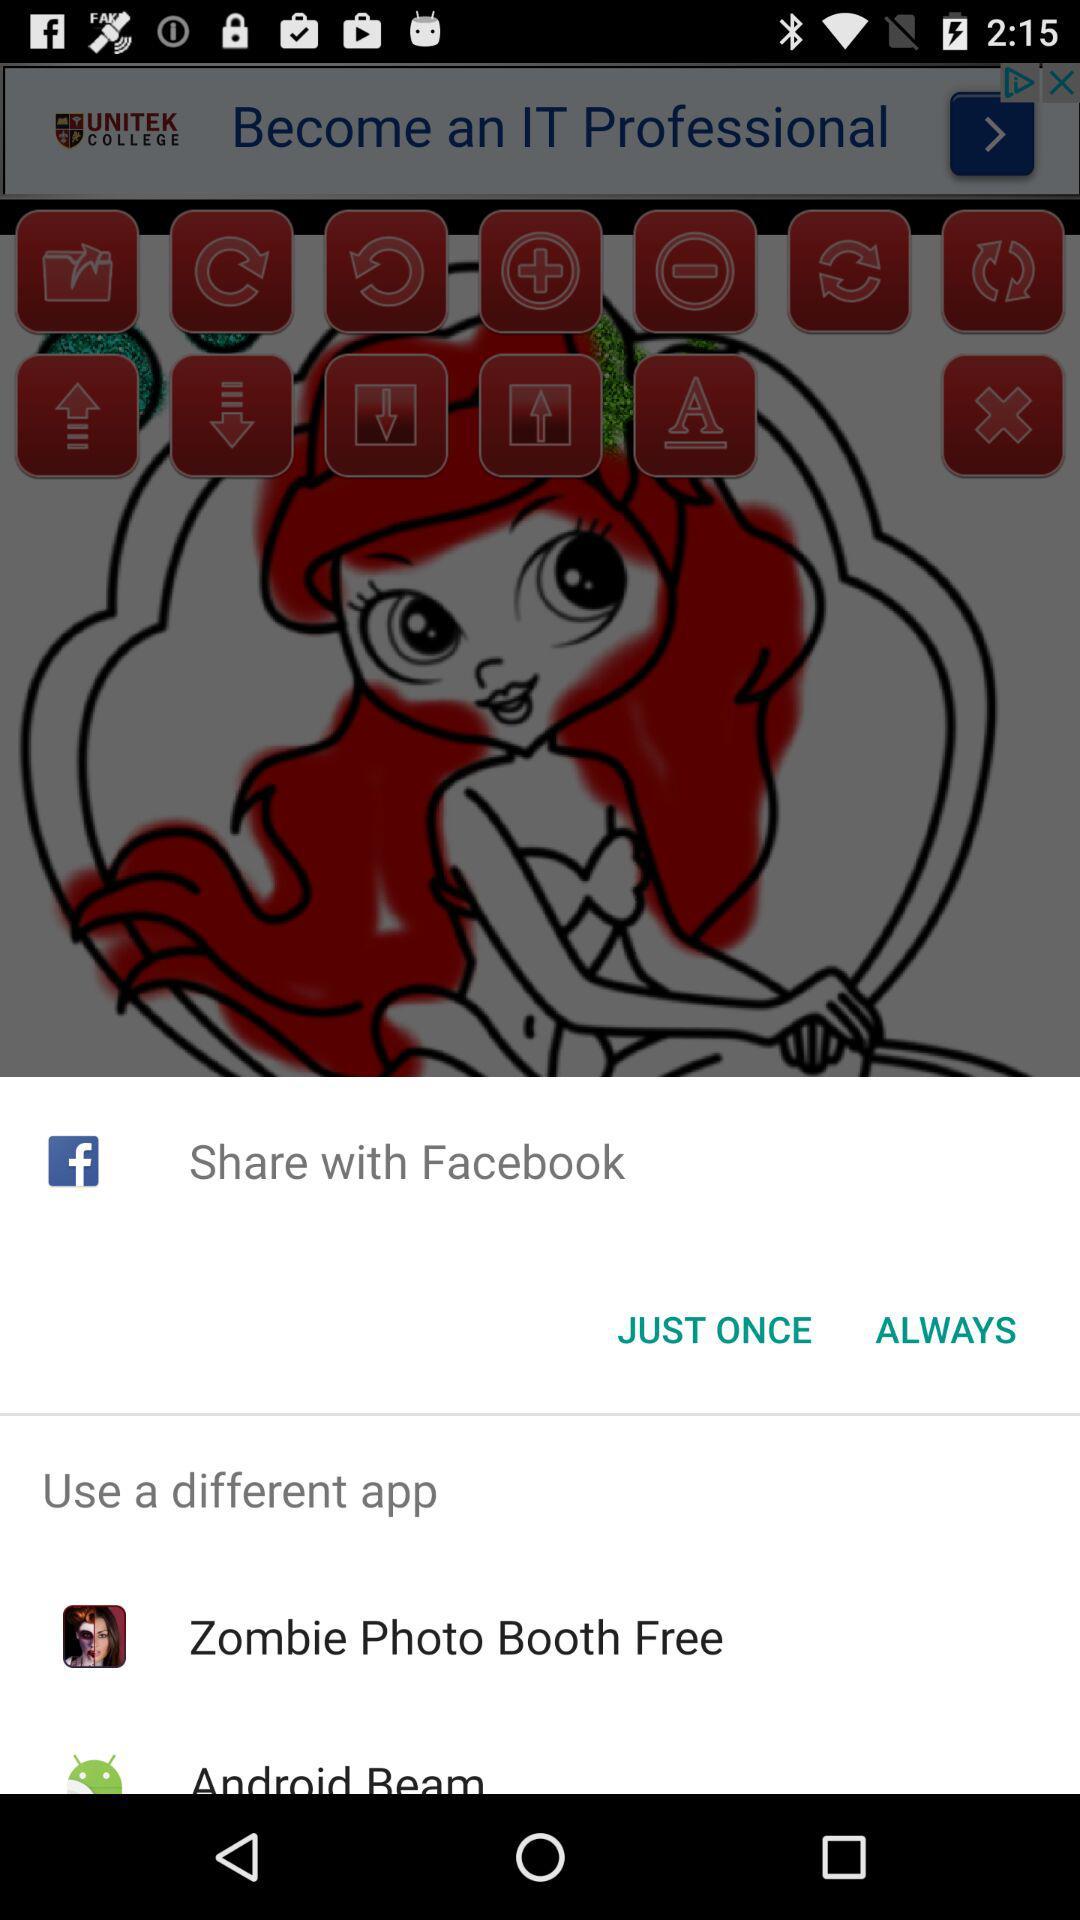 This screenshot has width=1080, height=1920. Describe the element at coordinates (456, 1636) in the screenshot. I see `icon above android beam icon` at that location.